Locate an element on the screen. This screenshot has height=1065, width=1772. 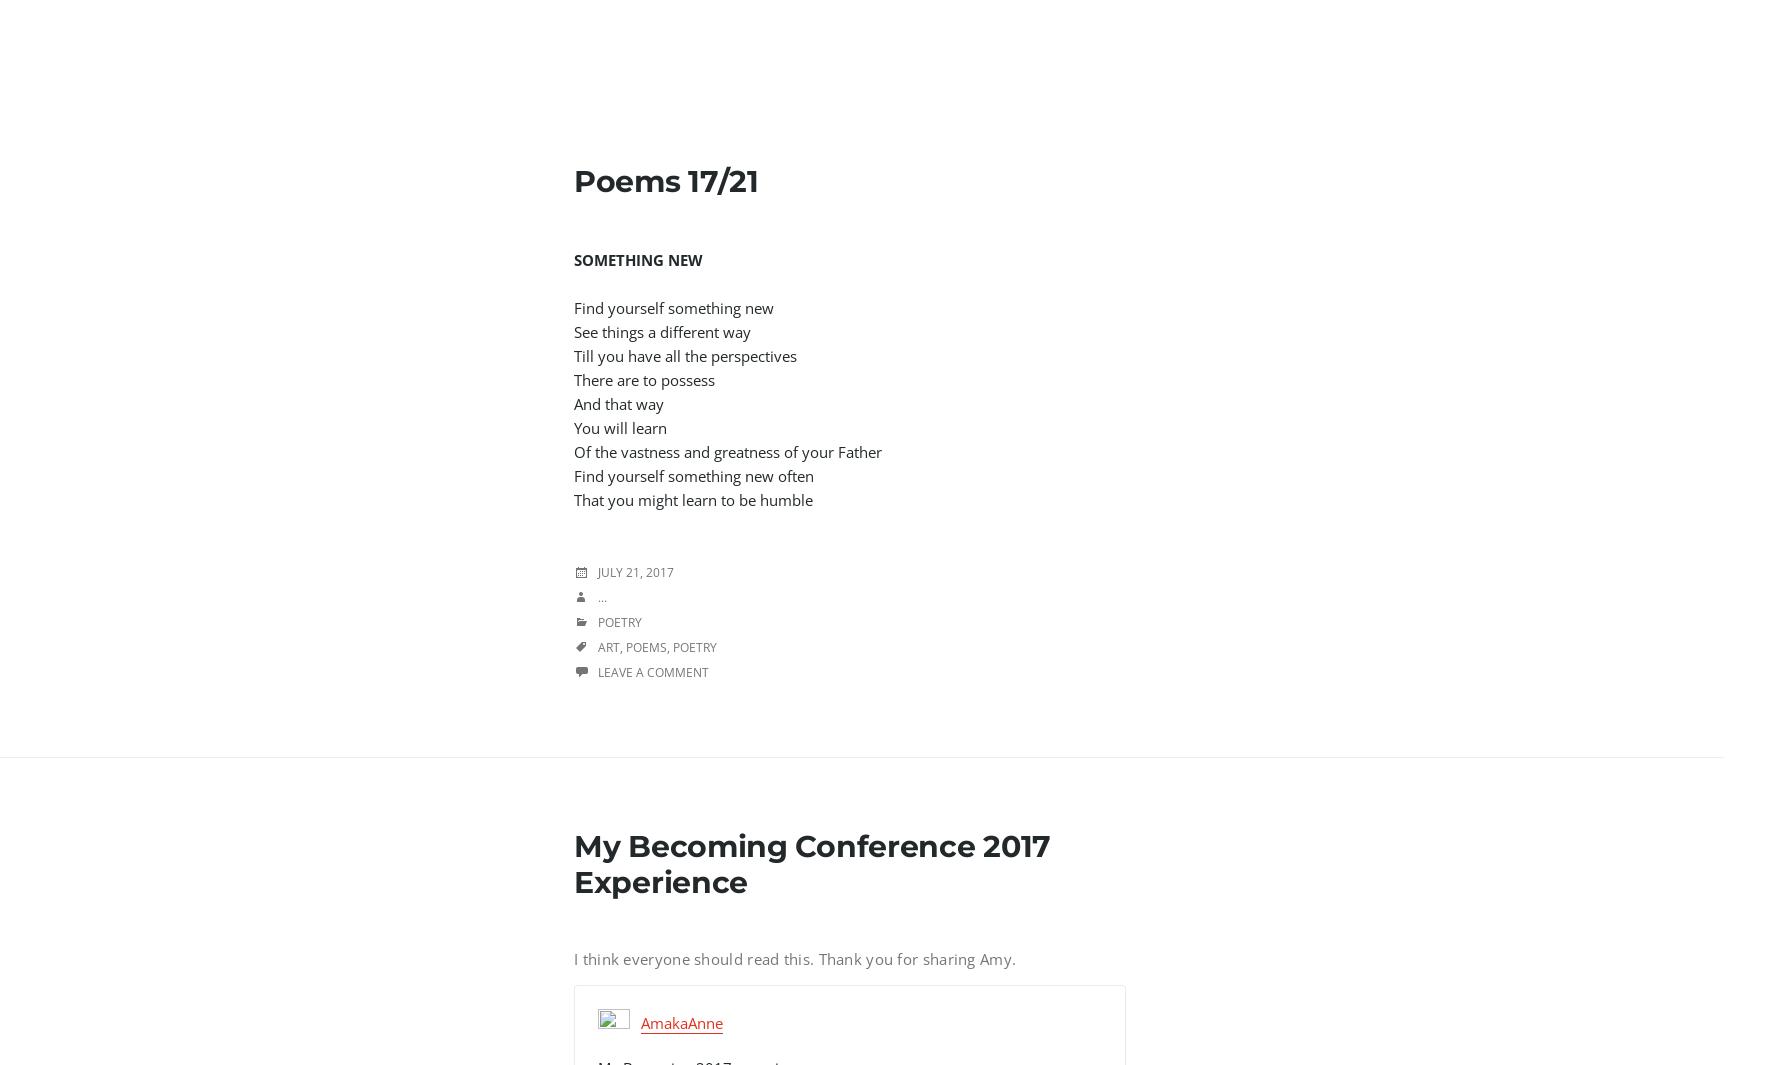
'Art' is located at coordinates (609, 646).